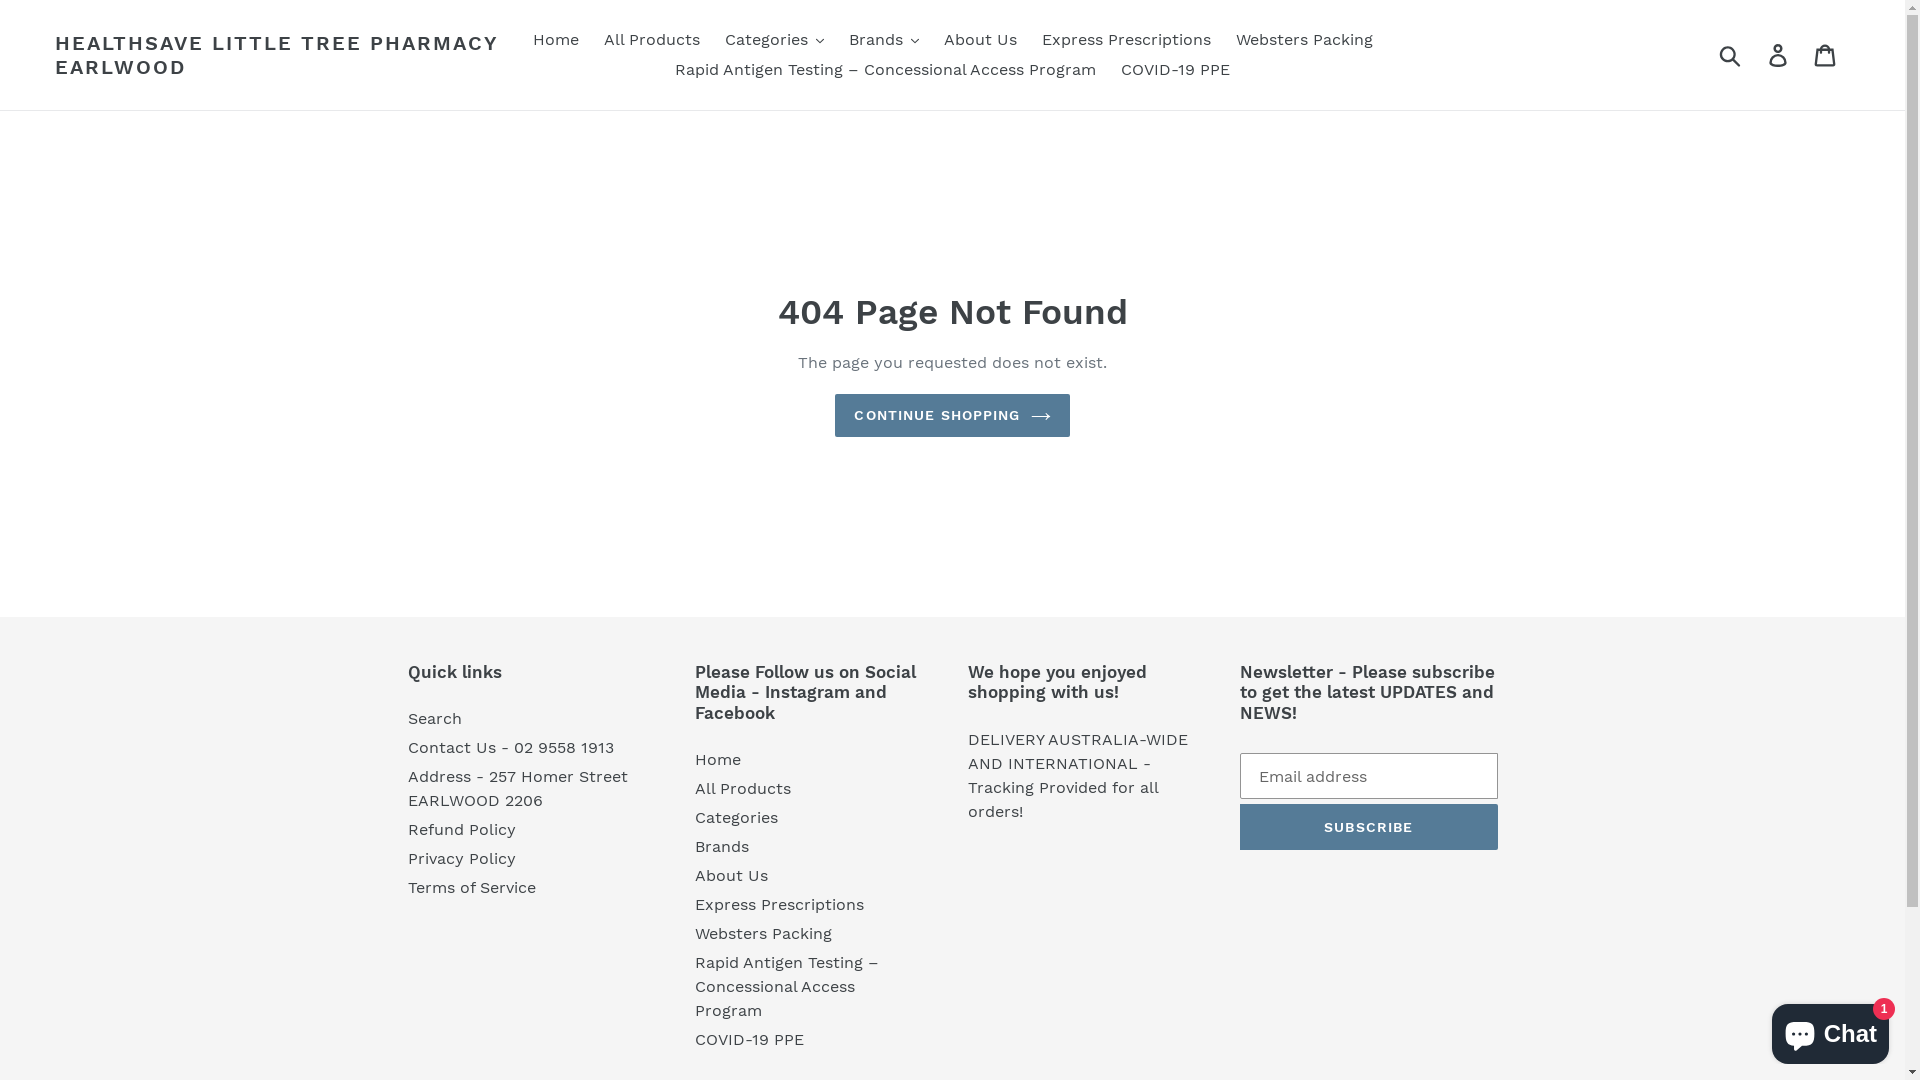 The height and width of the screenshot is (1080, 1920). Describe the element at coordinates (460, 857) in the screenshot. I see `'Privacy Policy'` at that location.